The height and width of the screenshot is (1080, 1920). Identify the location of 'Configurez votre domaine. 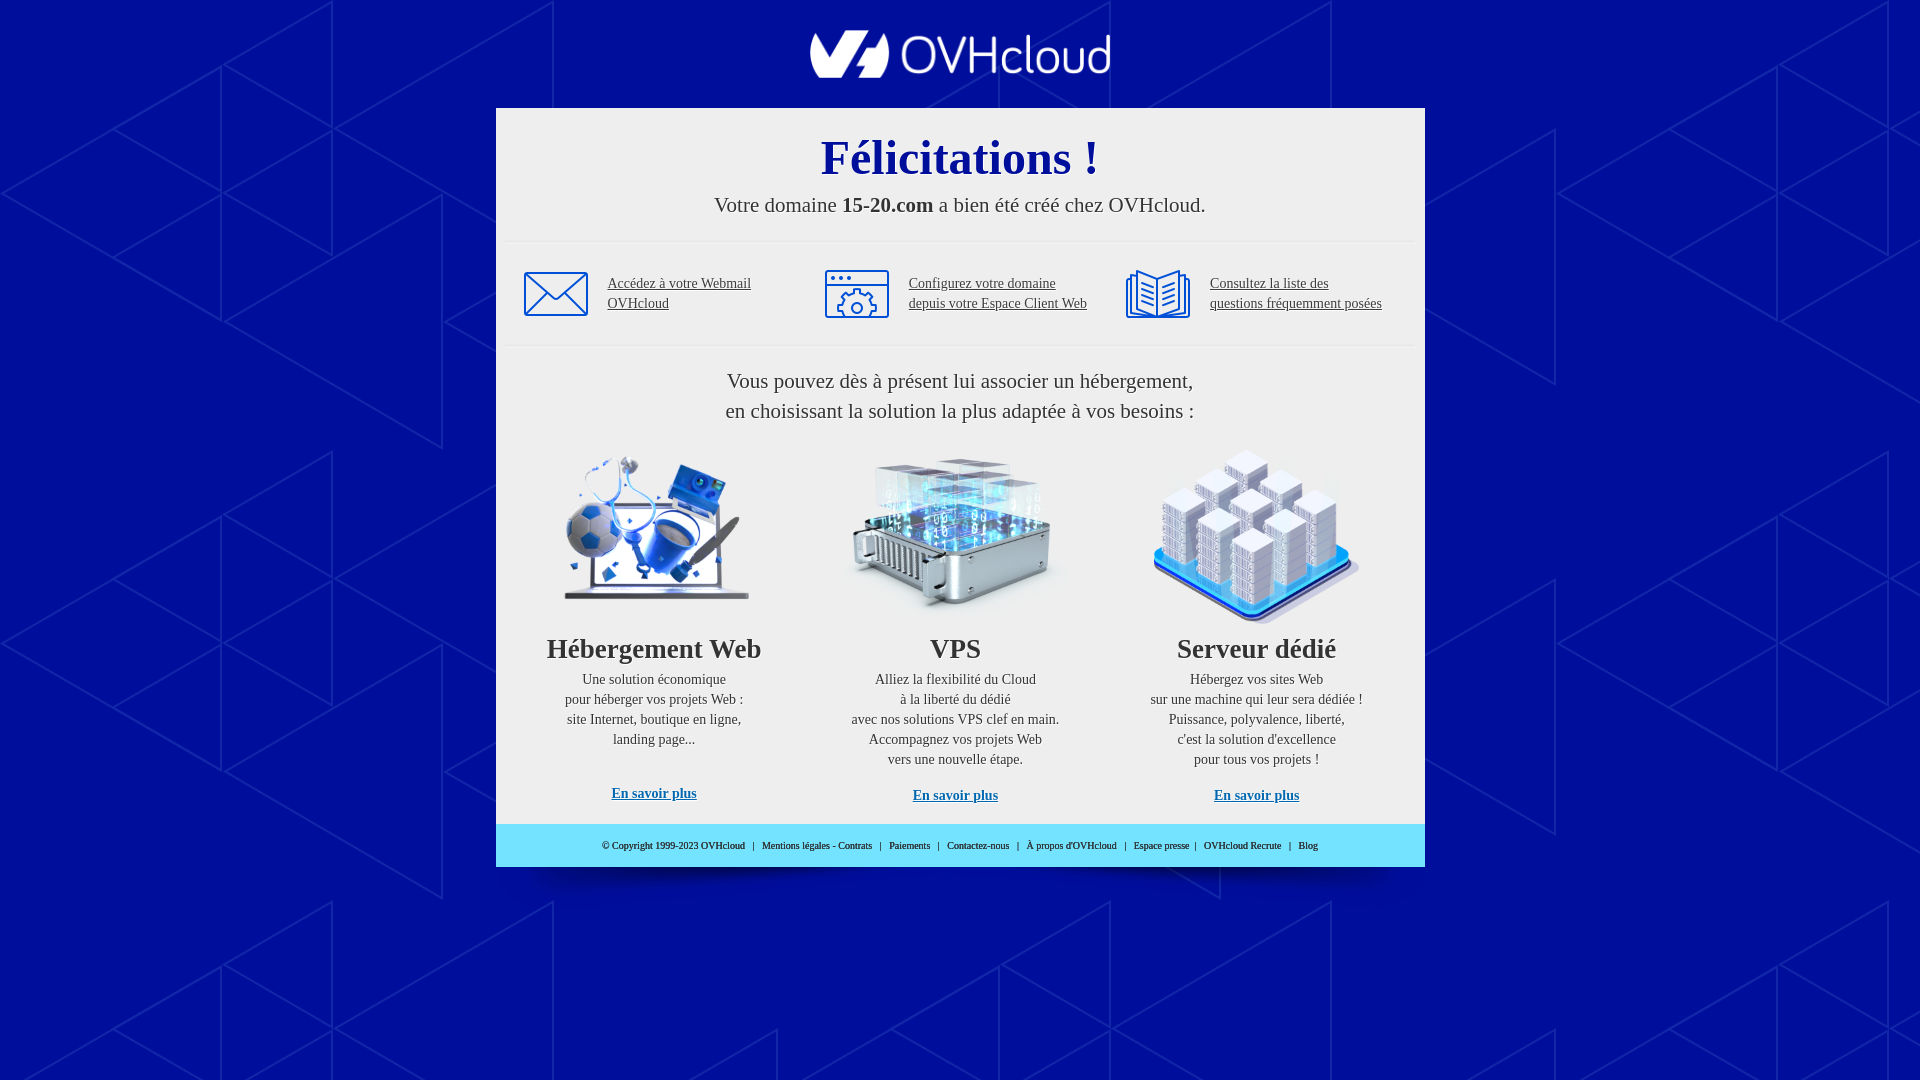
(998, 293).